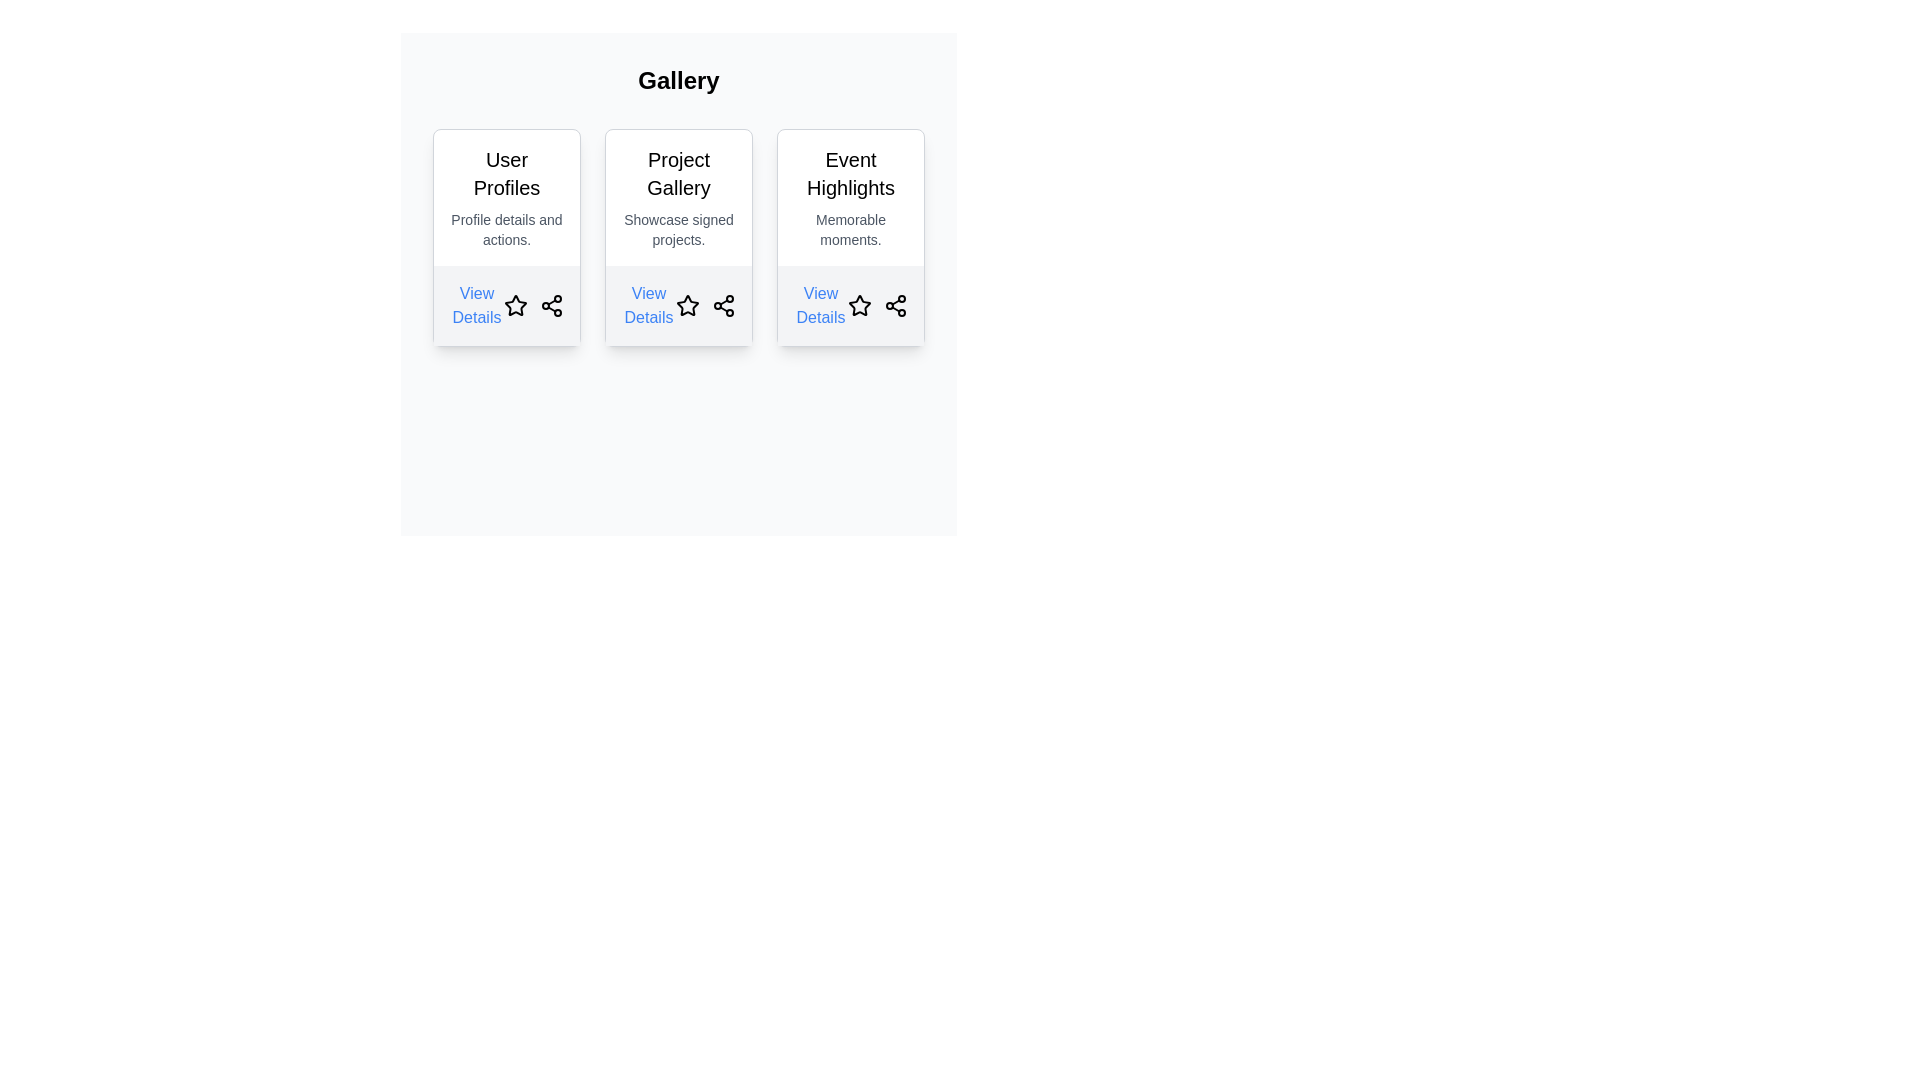 Image resolution: width=1920 pixels, height=1080 pixels. Describe the element at coordinates (850, 197) in the screenshot. I see `displayed text in the 'Event Highlights' section, located in the upper half of the third card from the left` at that location.